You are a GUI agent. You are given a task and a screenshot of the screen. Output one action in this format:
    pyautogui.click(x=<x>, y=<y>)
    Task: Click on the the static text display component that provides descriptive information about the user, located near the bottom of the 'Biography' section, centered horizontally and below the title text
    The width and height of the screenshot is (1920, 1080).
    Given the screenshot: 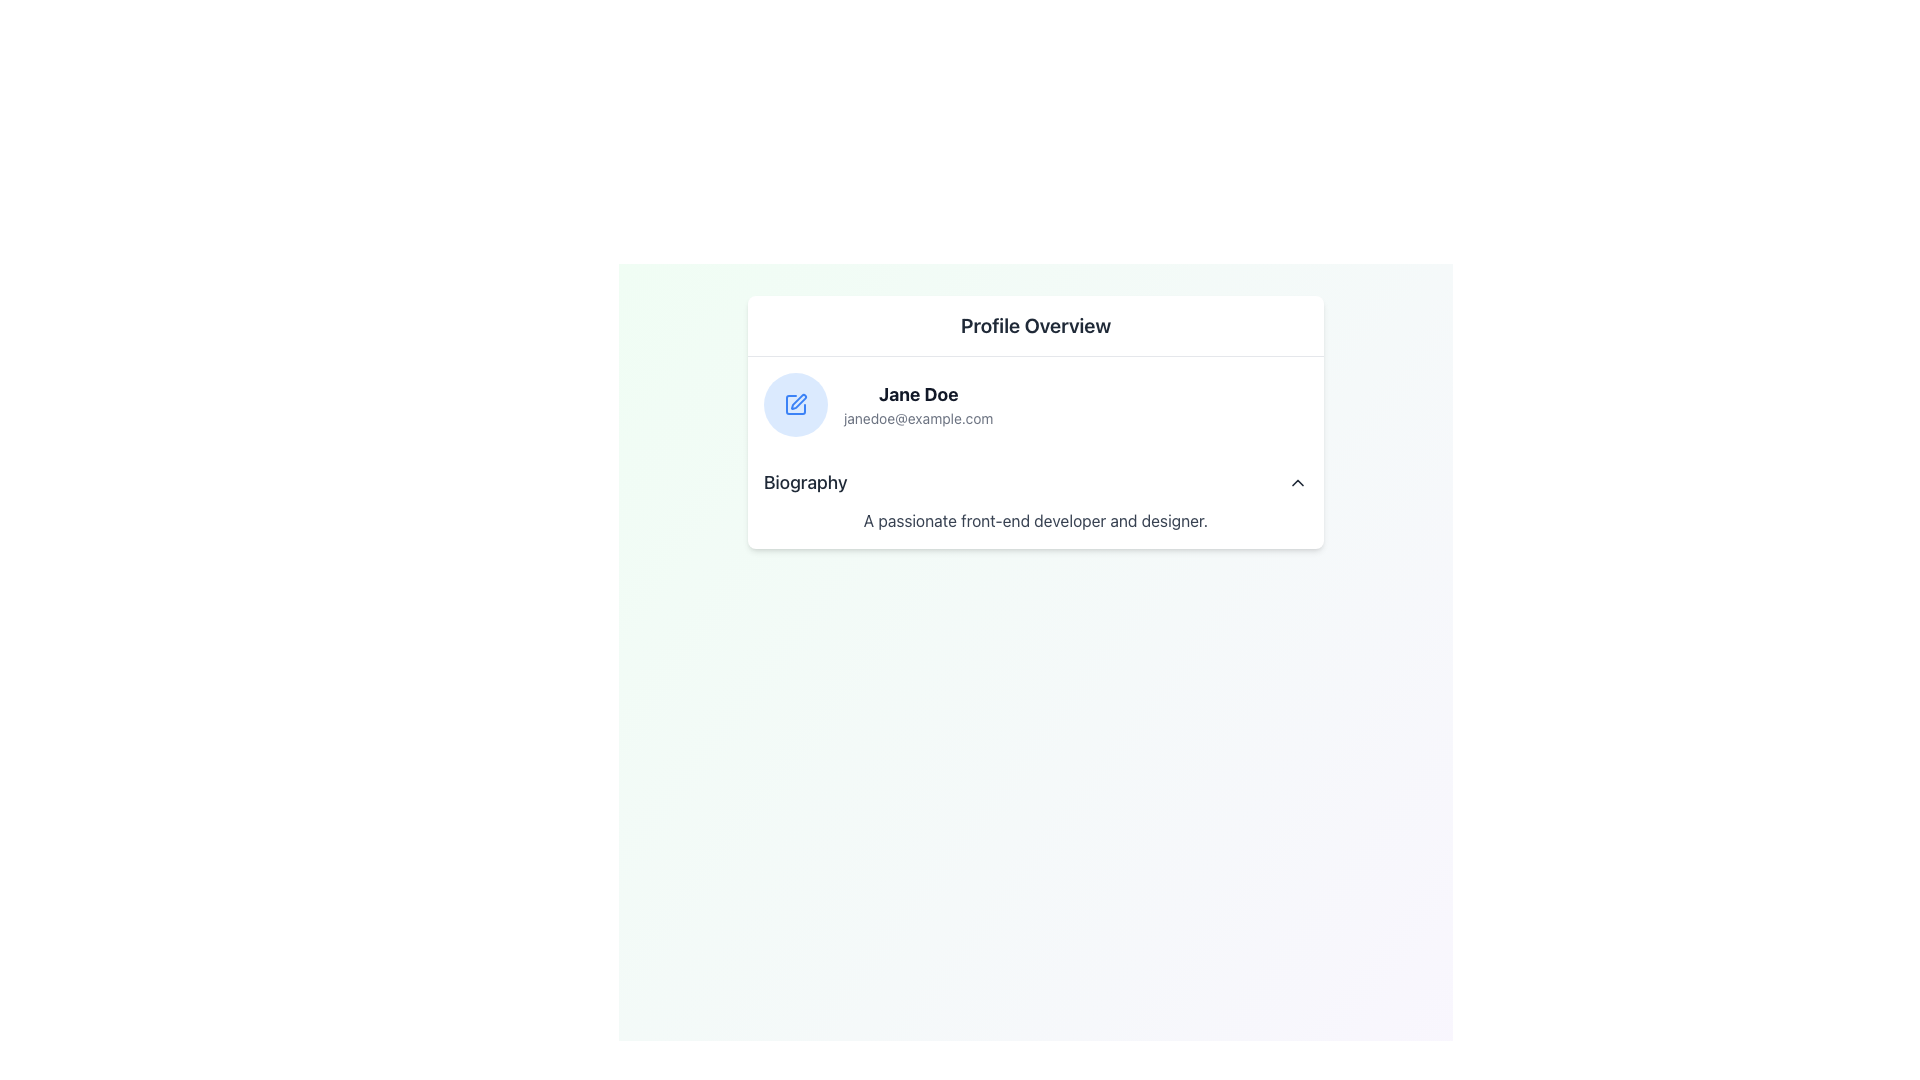 What is the action you would take?
    pyautogui.click(x=1036, y=519)
    